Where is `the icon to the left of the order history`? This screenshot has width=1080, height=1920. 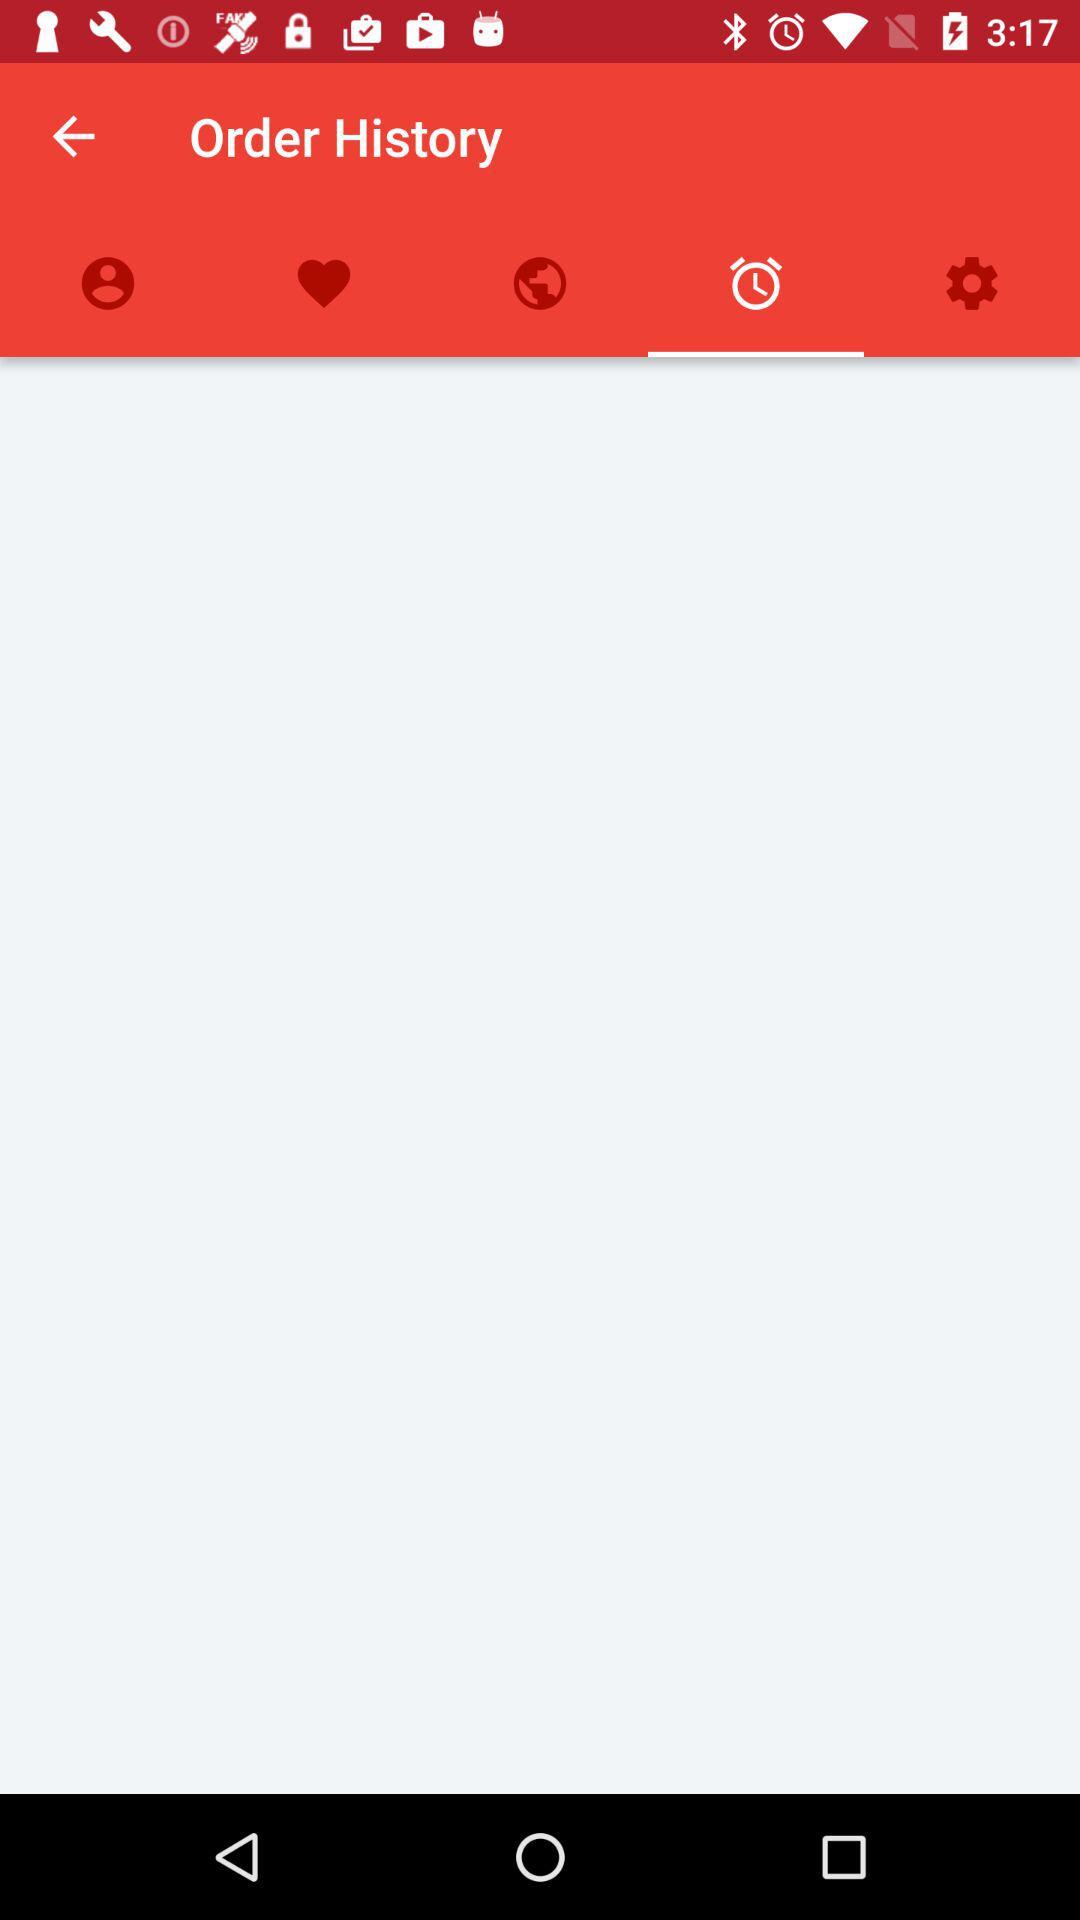
the icon to the left of the order history is located at coordinates (72, 135).